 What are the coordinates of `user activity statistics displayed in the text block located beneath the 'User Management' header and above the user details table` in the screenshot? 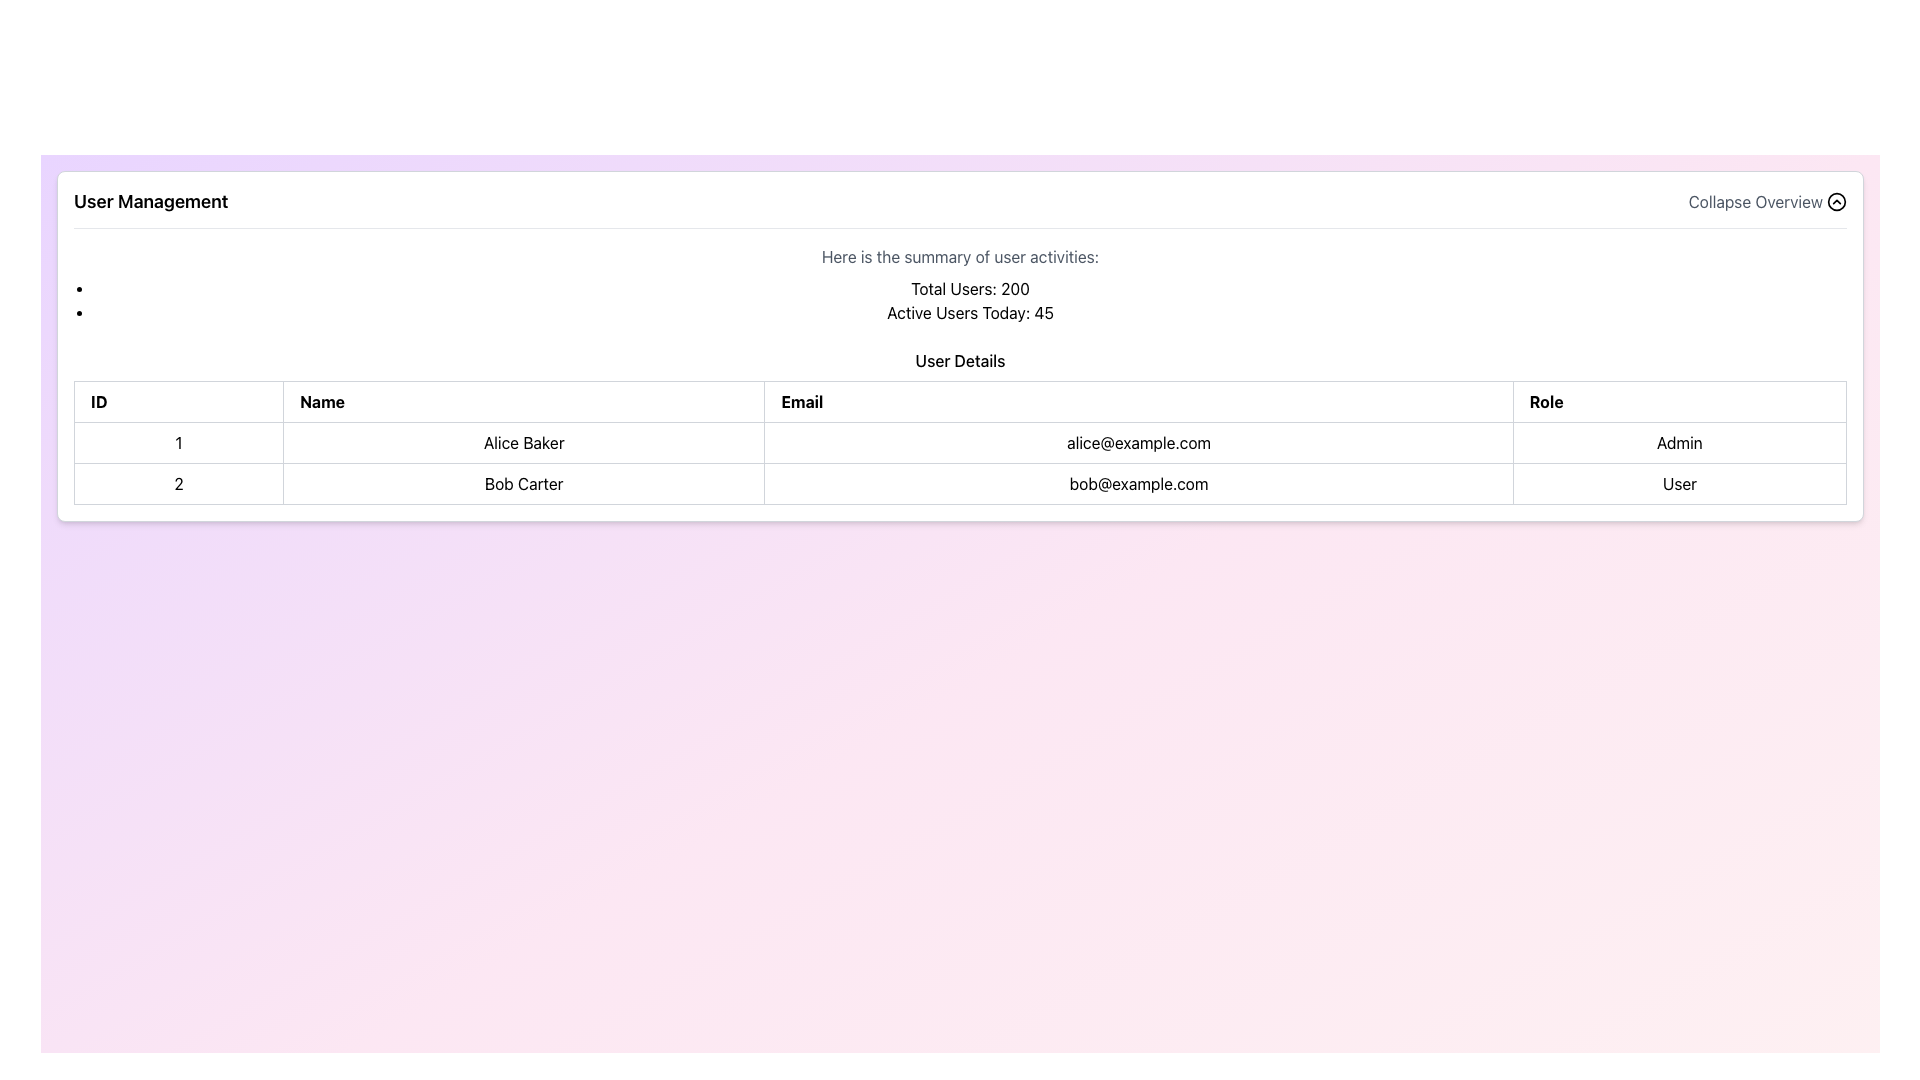 It's located at (960, 285).